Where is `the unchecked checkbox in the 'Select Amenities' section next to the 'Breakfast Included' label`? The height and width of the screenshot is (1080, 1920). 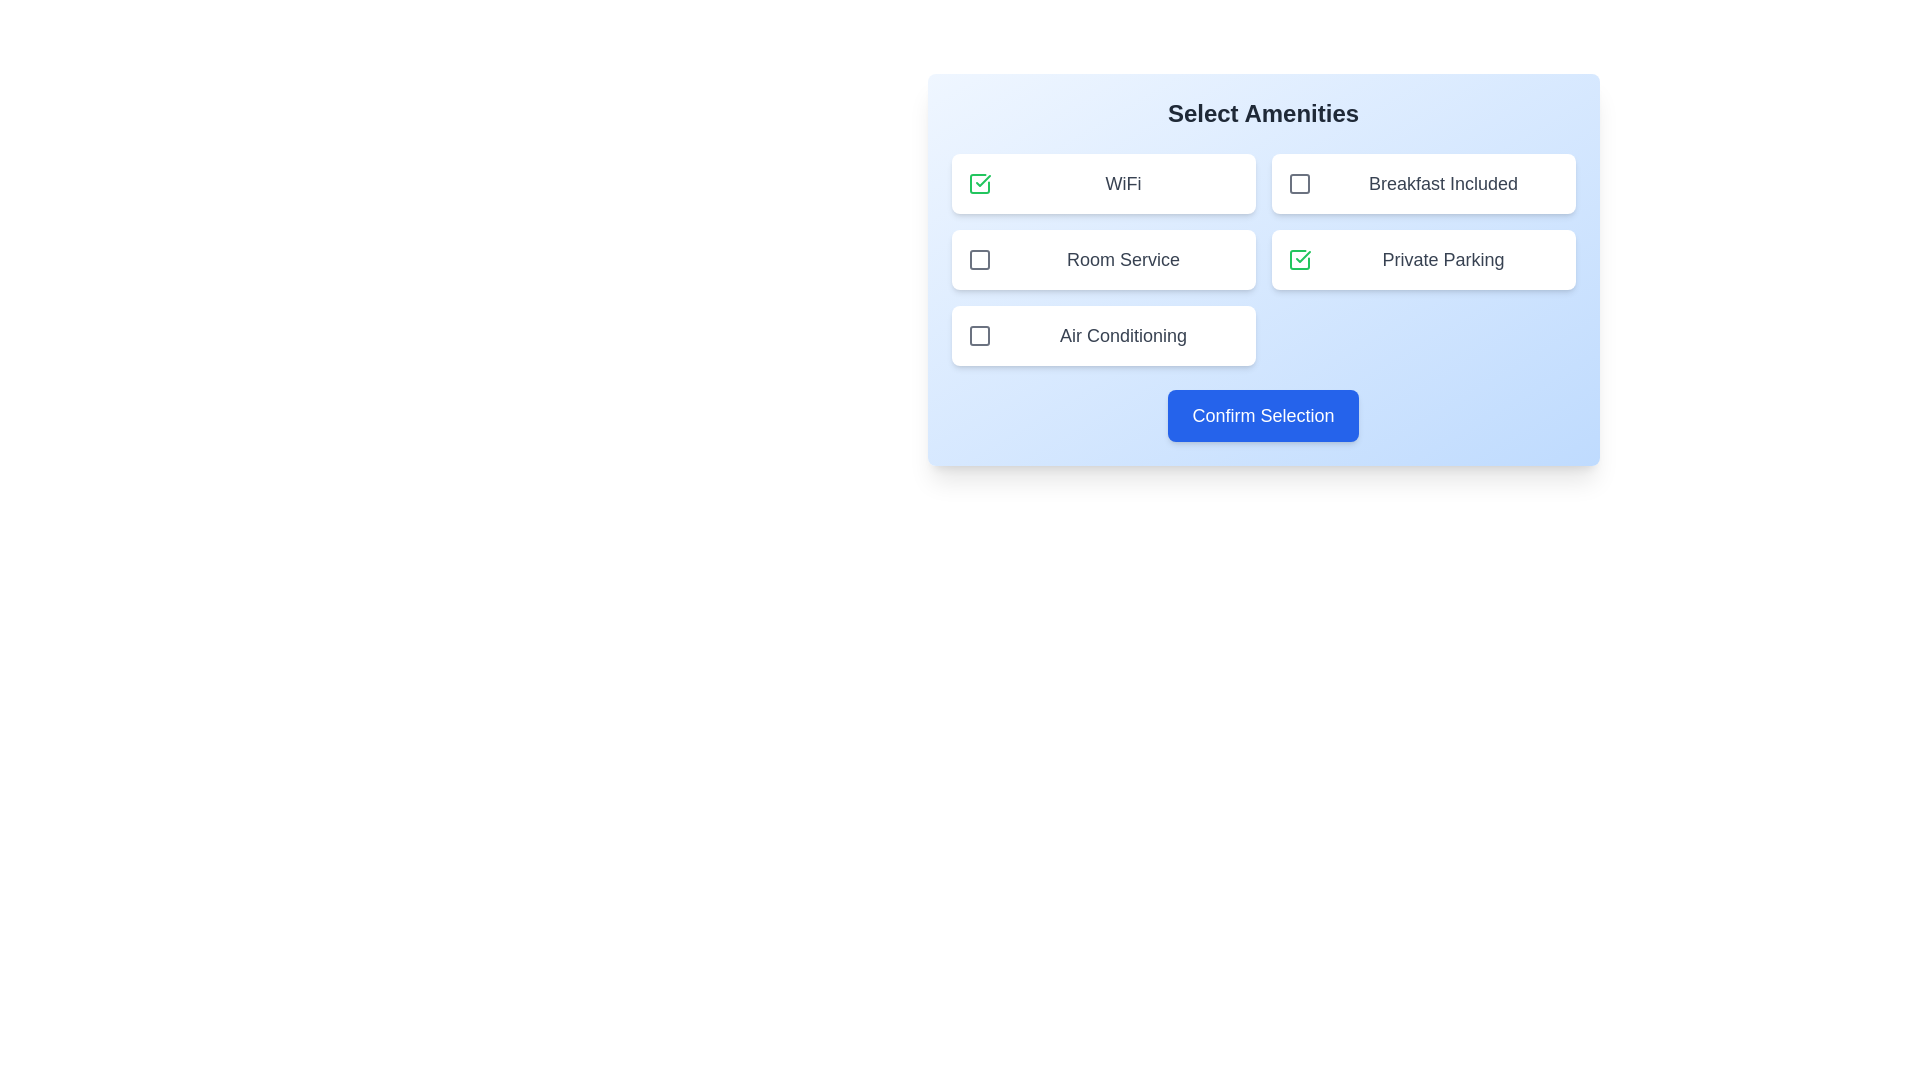
the unchecked checkbox in the 'Select Amenities' section next to the 'Breakfast Included' label is located at coordinates (1299, 184).